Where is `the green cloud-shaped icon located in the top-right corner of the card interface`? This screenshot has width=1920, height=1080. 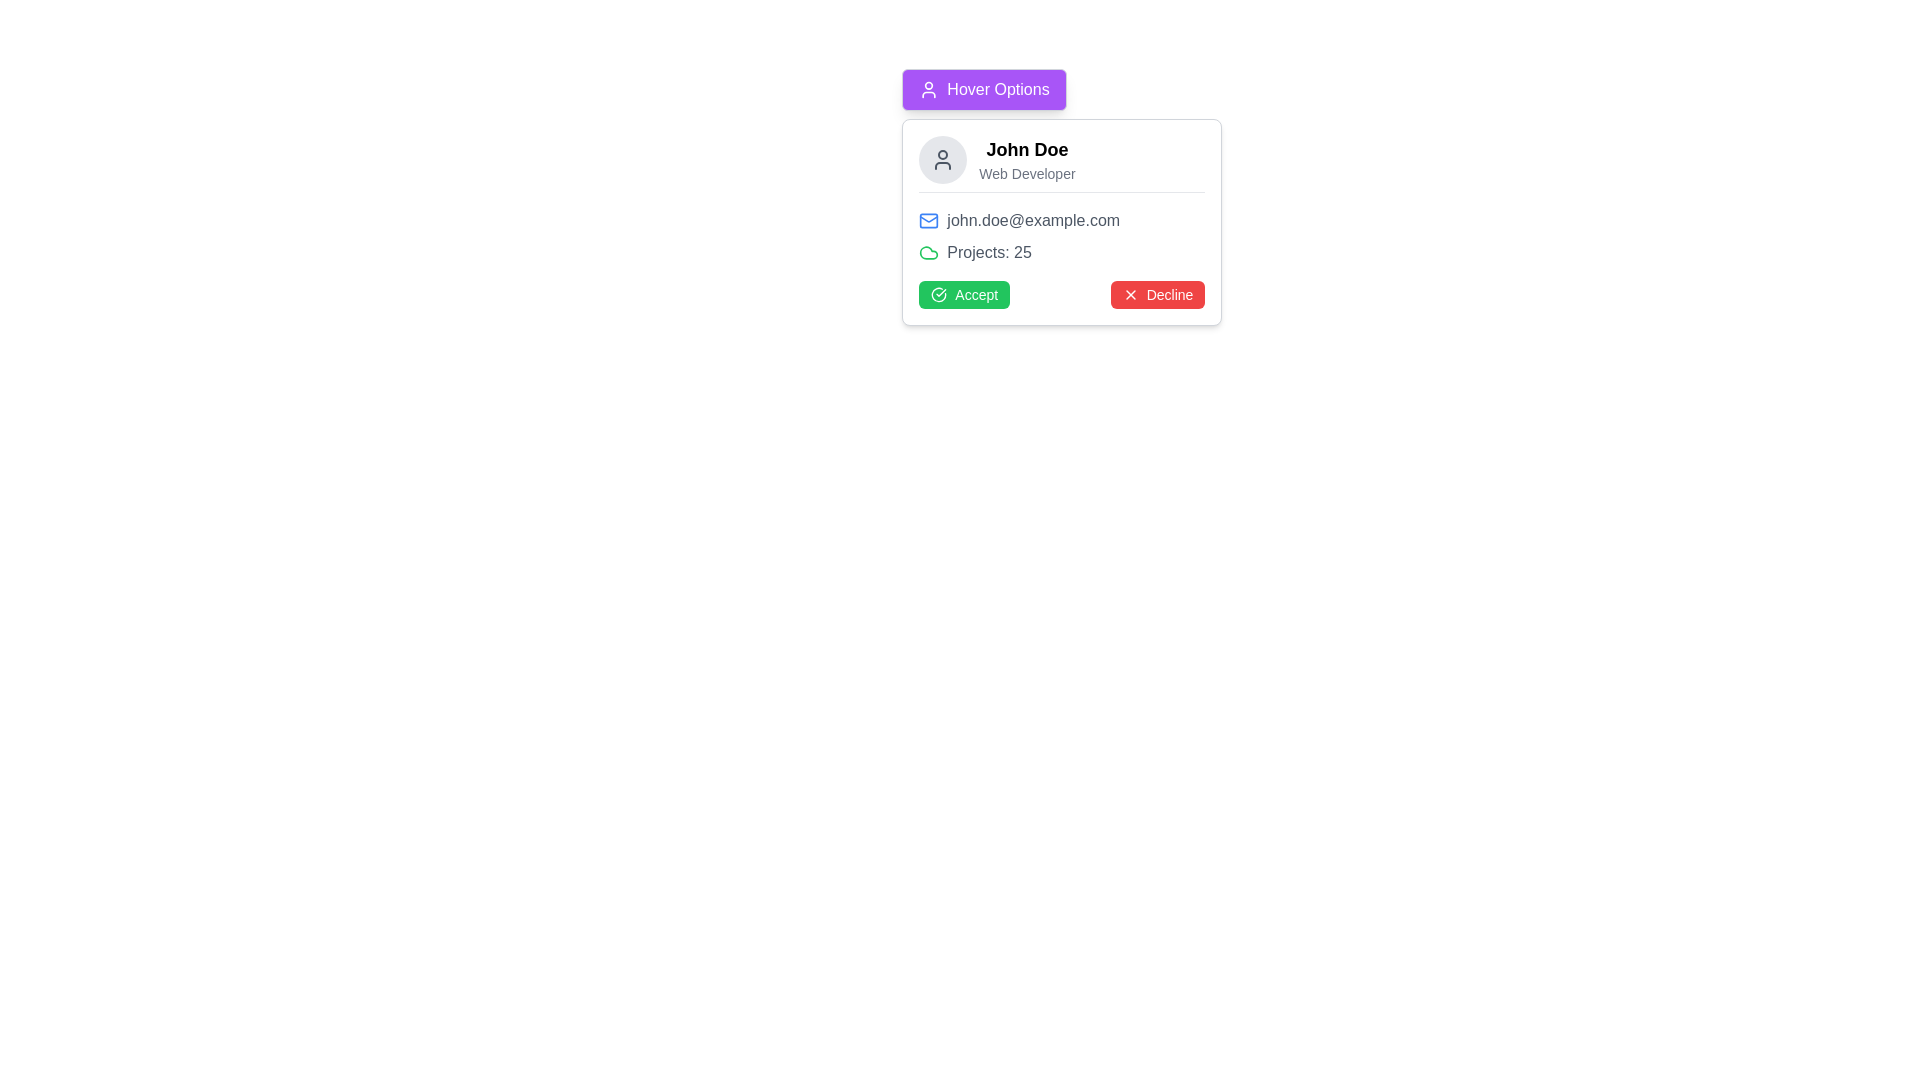
the green cloud-shaped icon located in the top-right corner of the card interface is located at coordinates (928, 252).